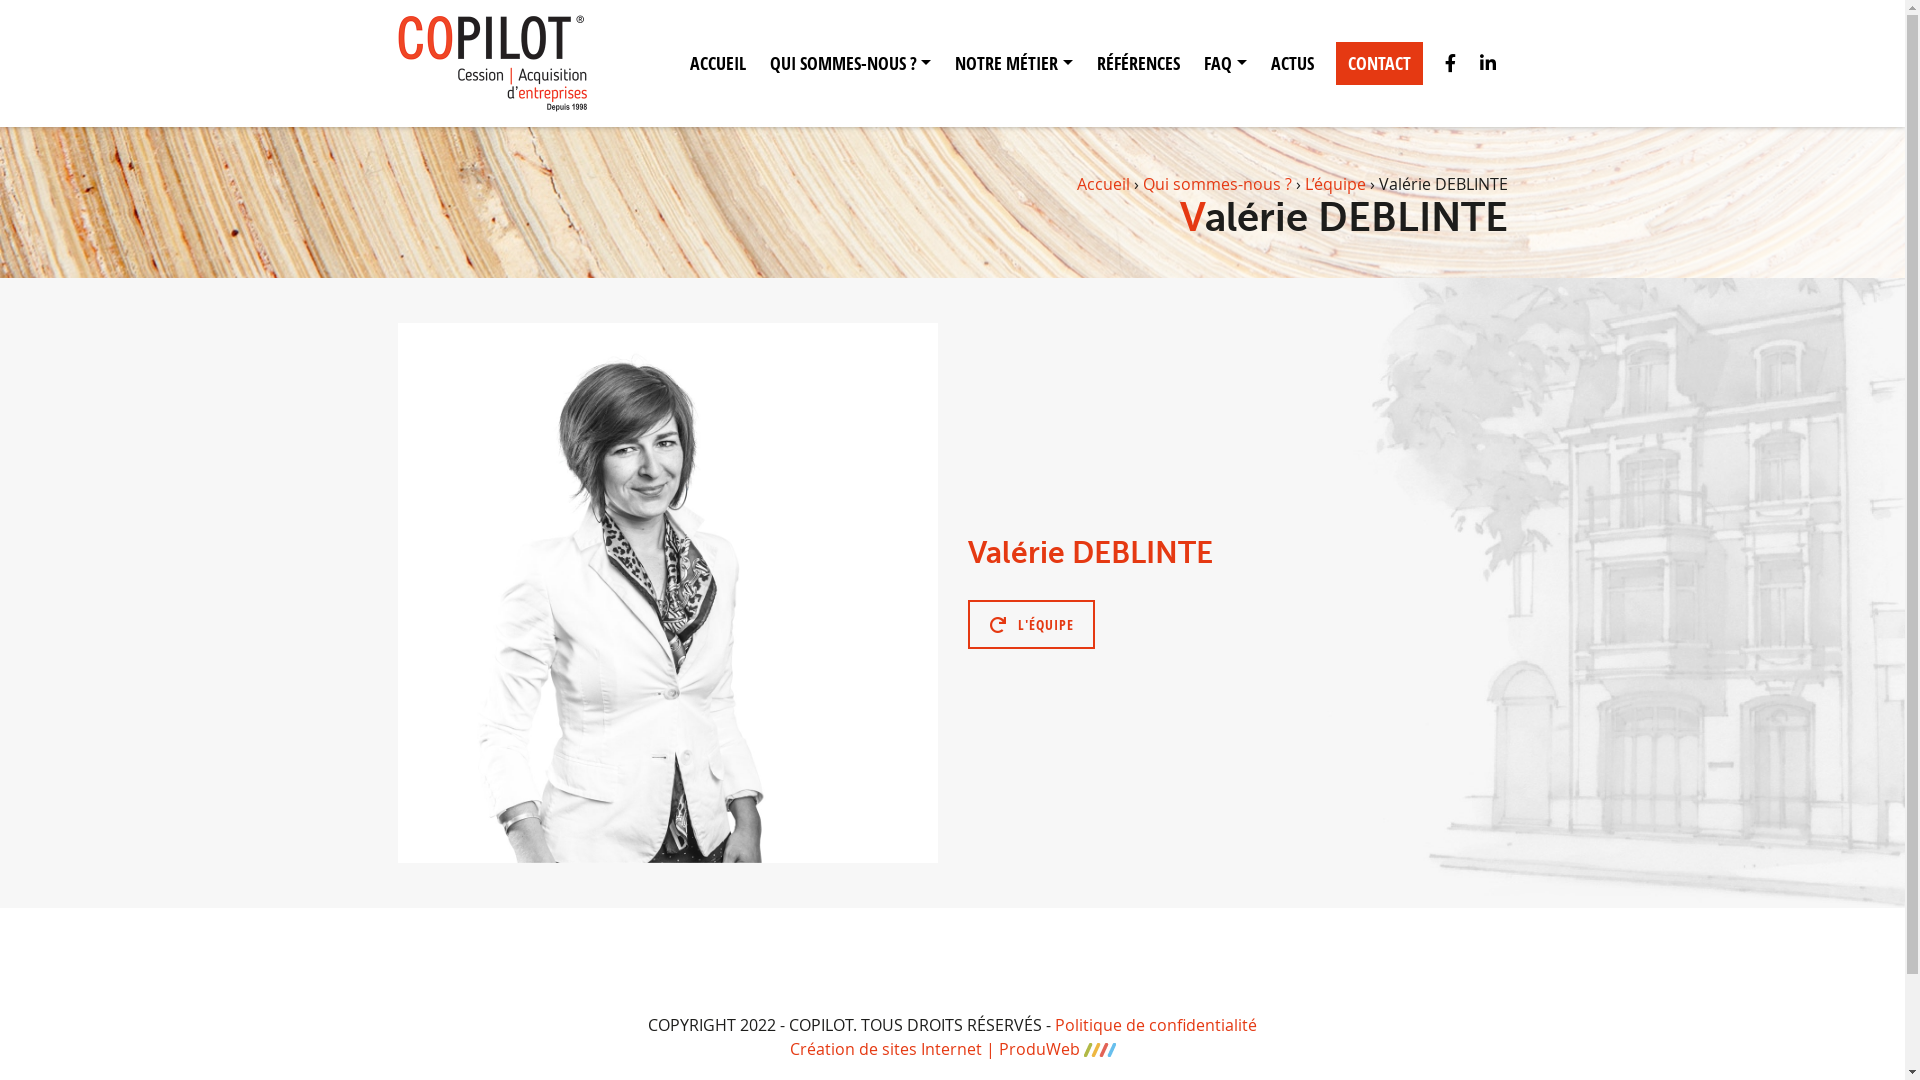  Describe the element at coordinates (850, 62) in the screenshot. I see `'QUI SOMMES-NOUS ?'` at that location.